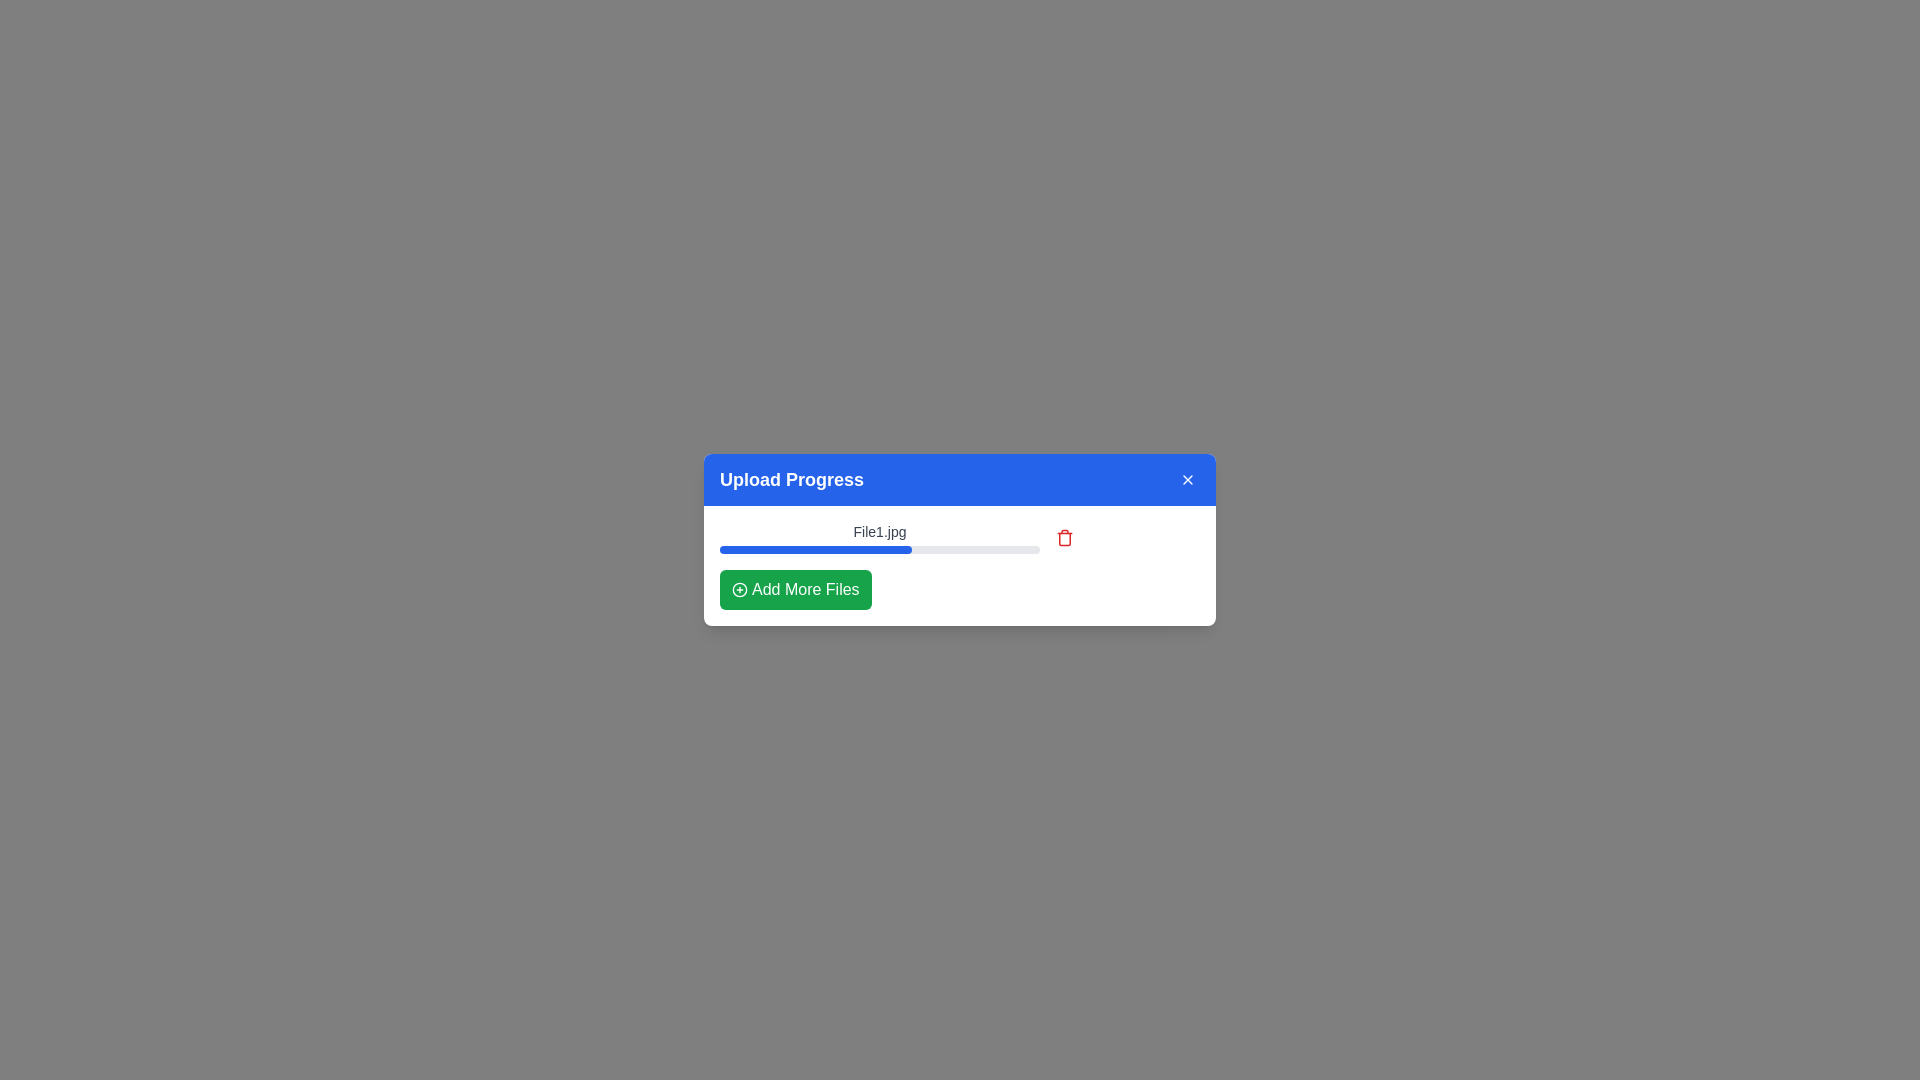 The width and height of the screenshot is (1920, 1080). What do you see at coordinates (794, 589) in the screenshot?
I see `the 'Add More Files' button located at the bottom left of the 'Upload Progress' dialog box to initiate the process of adding additional files to the ongoing upload` at bounding box center [794, 589].